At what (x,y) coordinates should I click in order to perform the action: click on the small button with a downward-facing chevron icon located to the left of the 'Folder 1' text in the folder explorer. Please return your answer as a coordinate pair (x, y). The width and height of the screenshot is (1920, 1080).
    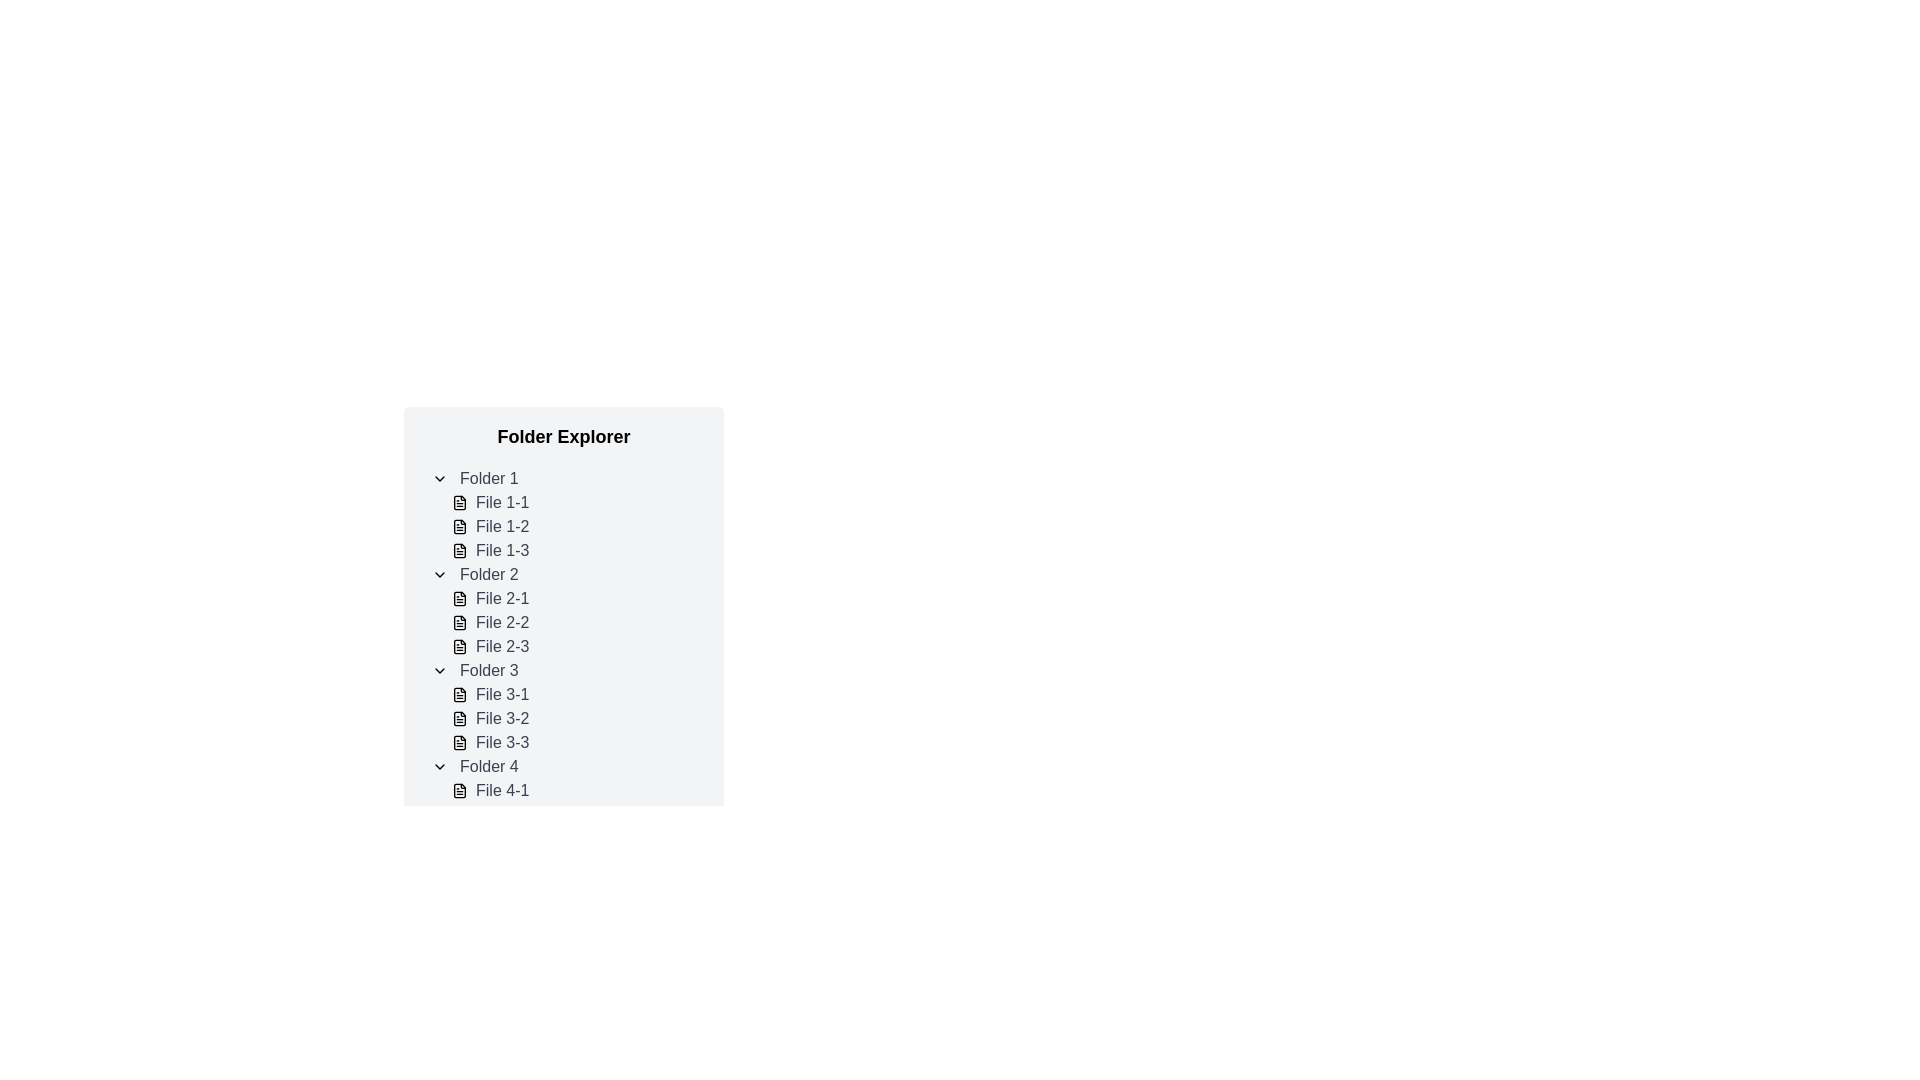
    Looking at the image, I should click on (439, 478).